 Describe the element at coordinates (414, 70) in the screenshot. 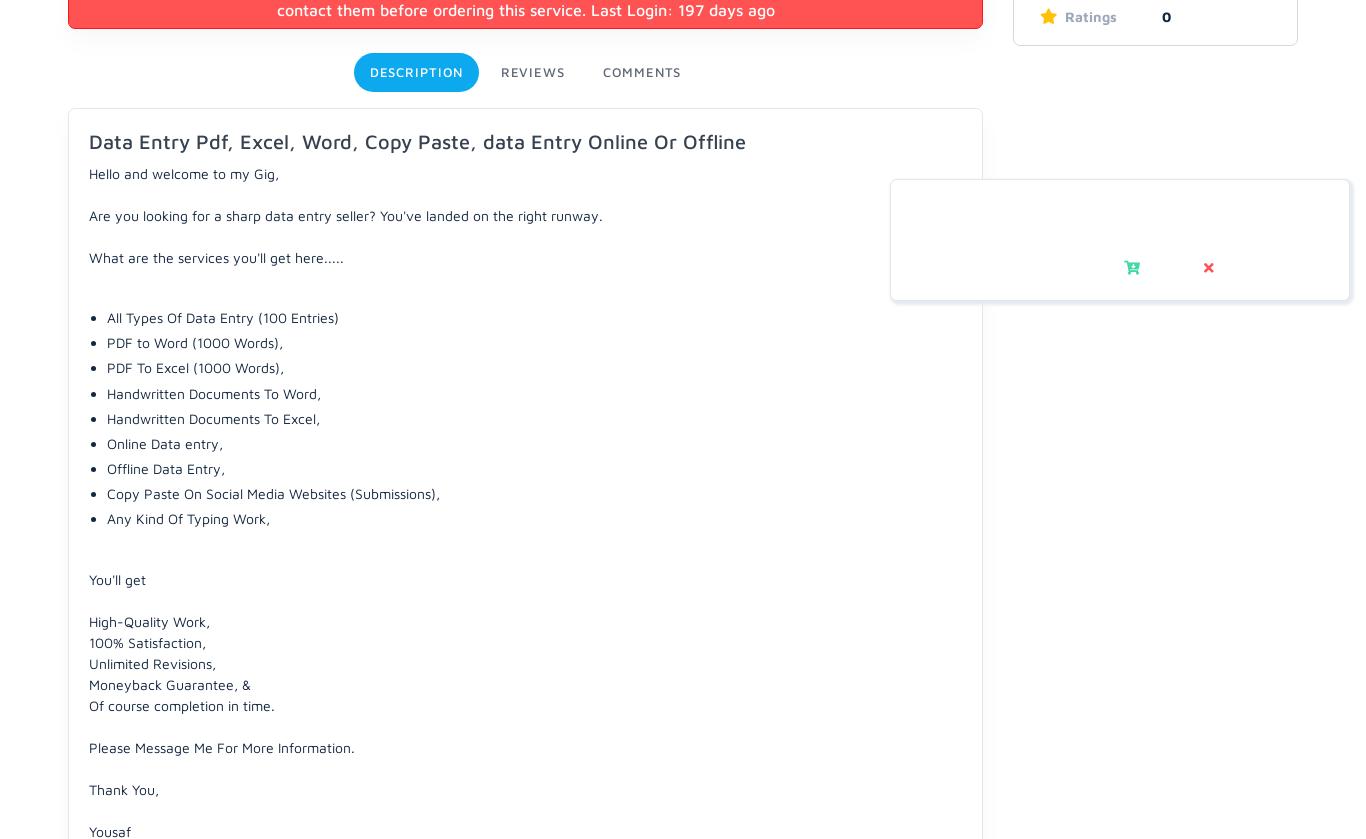

I see `'Description'` at that location.